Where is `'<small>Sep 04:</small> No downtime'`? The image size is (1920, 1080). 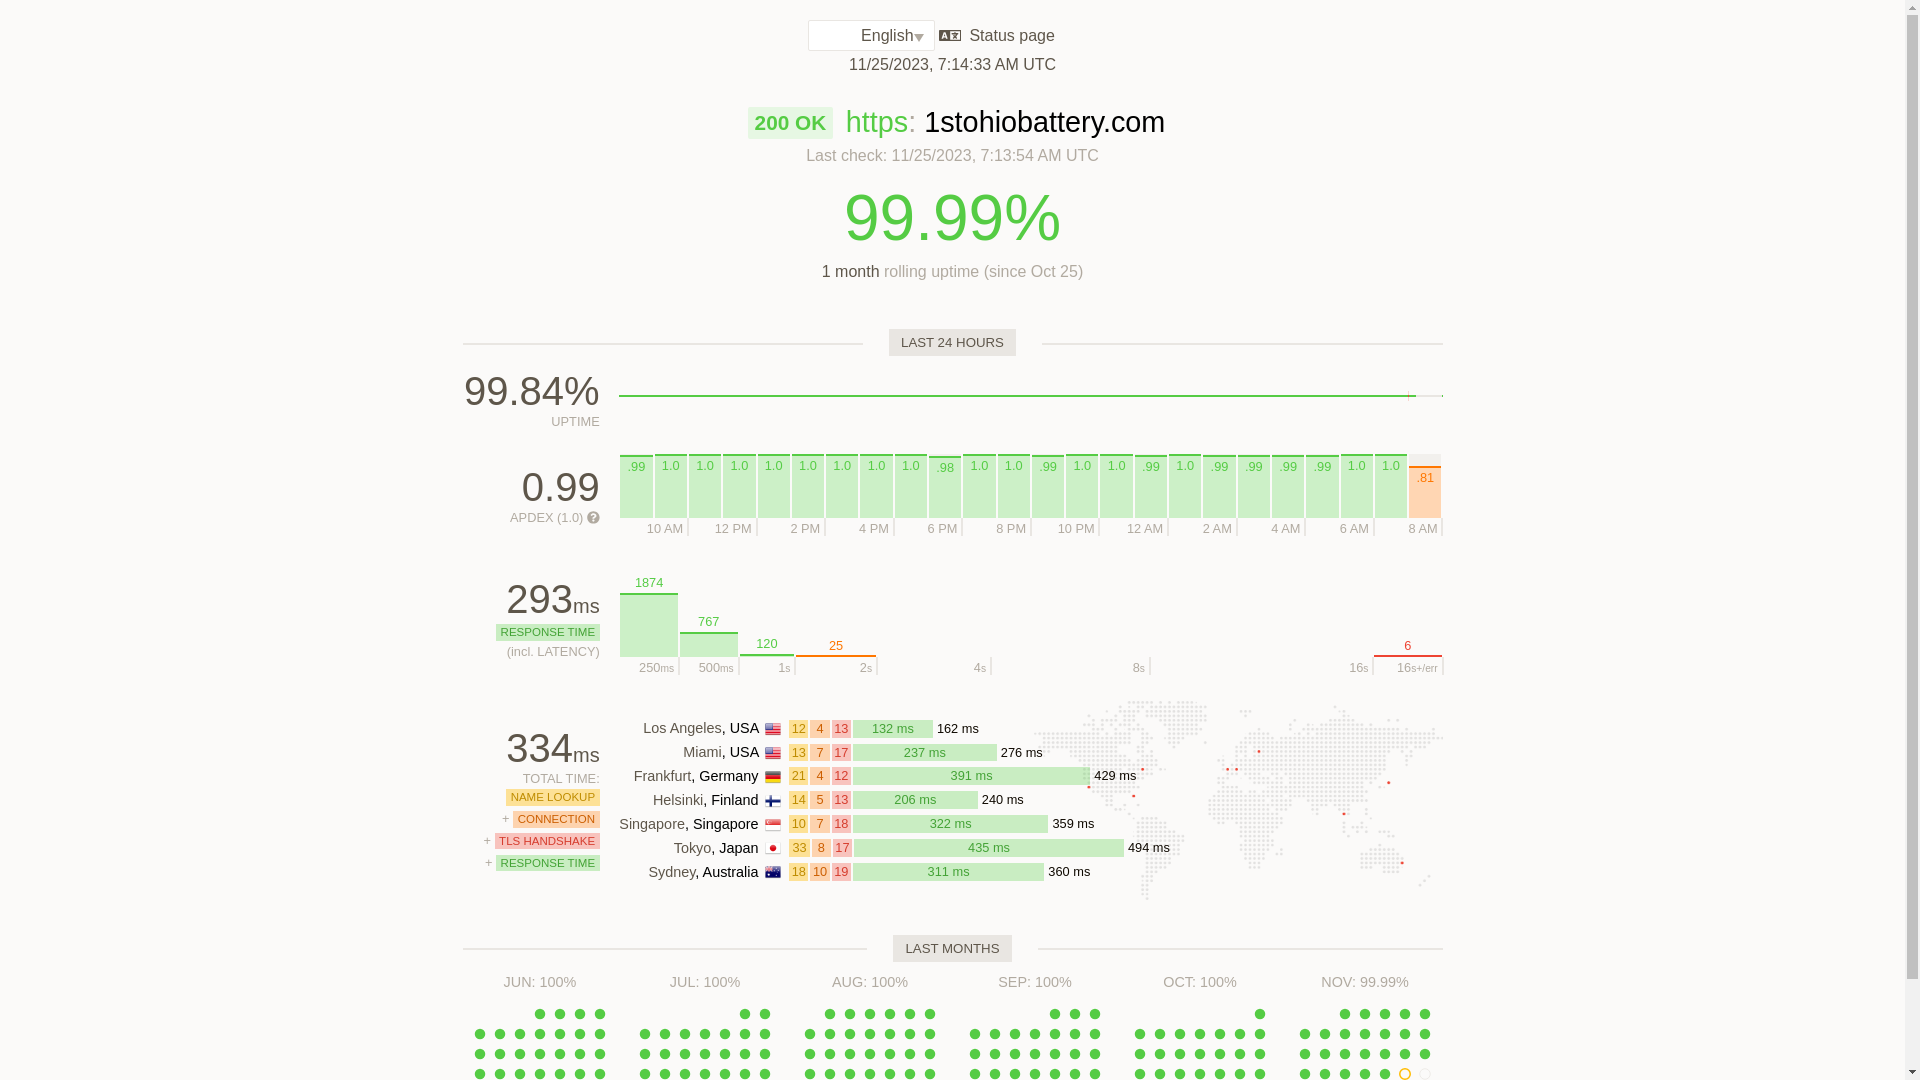 '<small>Sep 04:</small> No downtime' is located at coordinates (974, 1033).